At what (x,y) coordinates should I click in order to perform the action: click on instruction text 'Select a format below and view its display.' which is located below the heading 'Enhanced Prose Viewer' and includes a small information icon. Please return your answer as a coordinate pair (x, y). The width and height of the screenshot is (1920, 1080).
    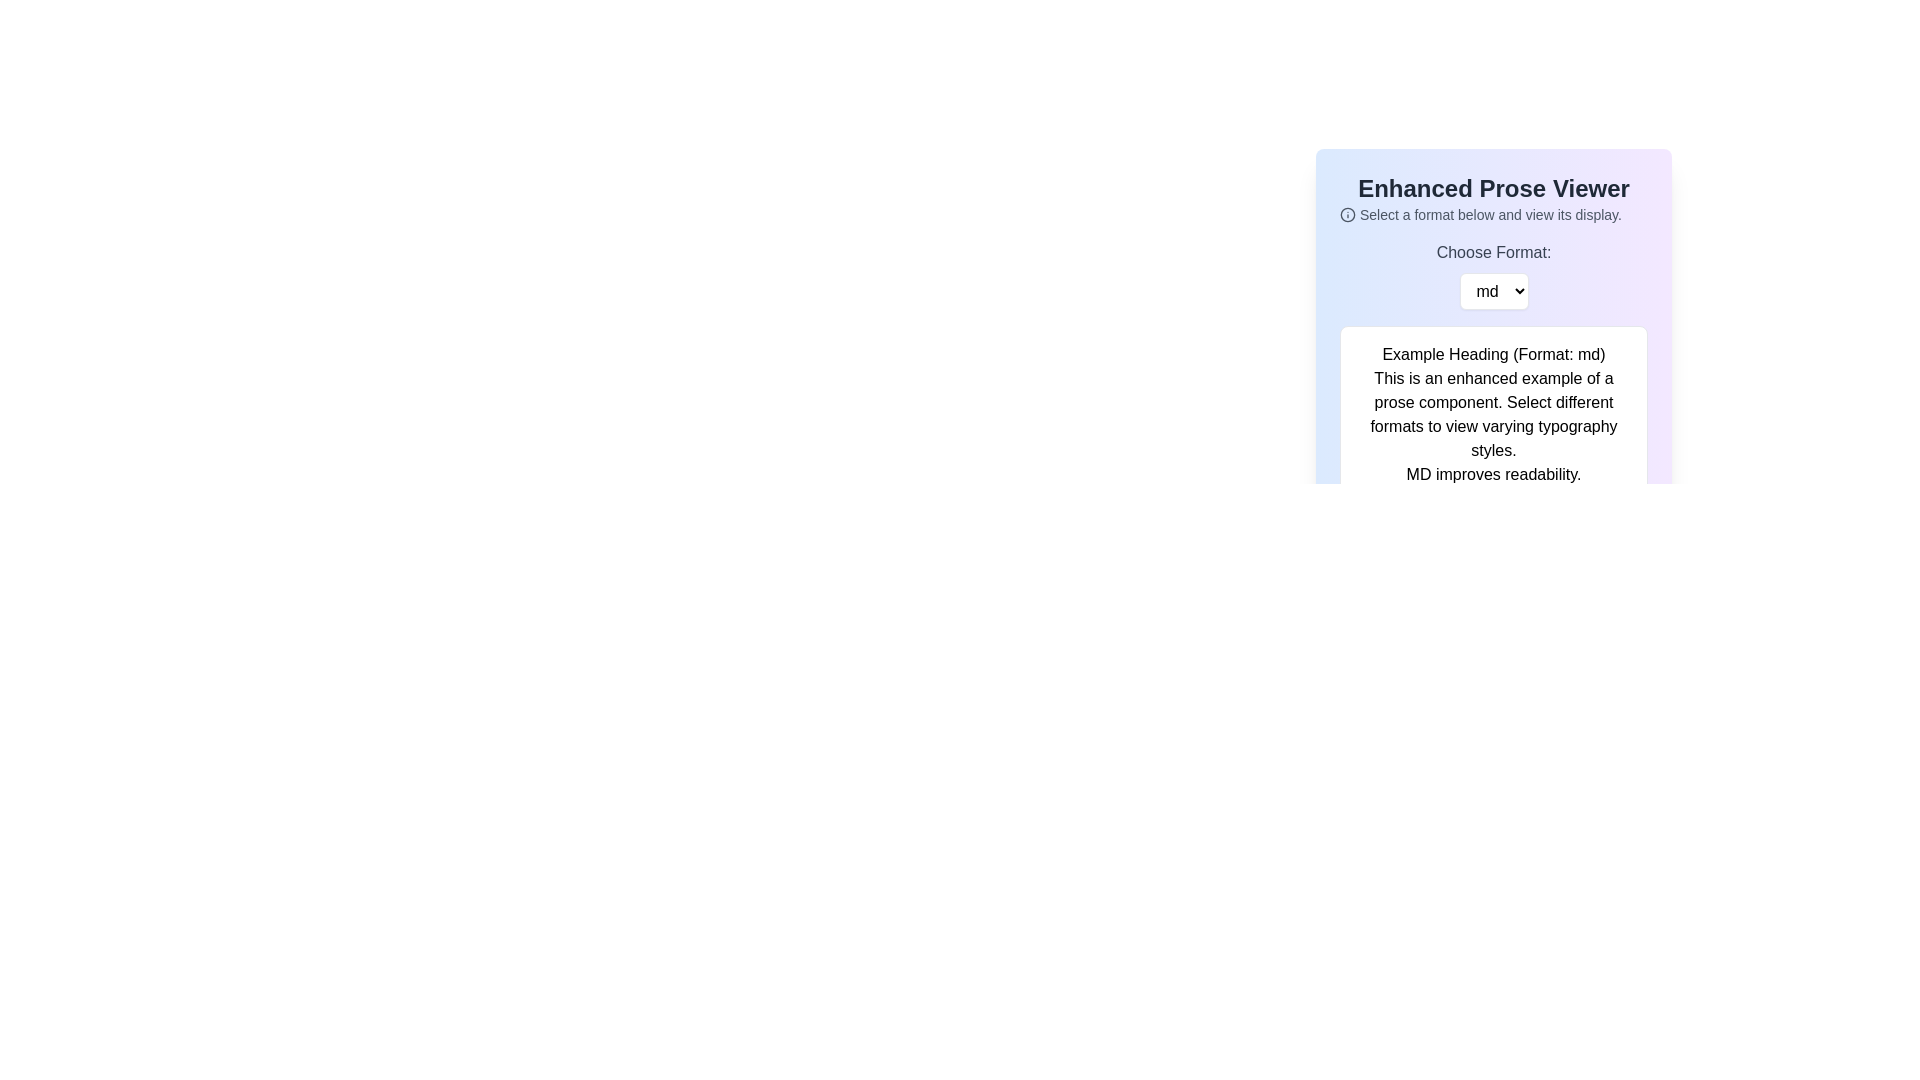
    Looking at the image, I should click on (1493, 215).